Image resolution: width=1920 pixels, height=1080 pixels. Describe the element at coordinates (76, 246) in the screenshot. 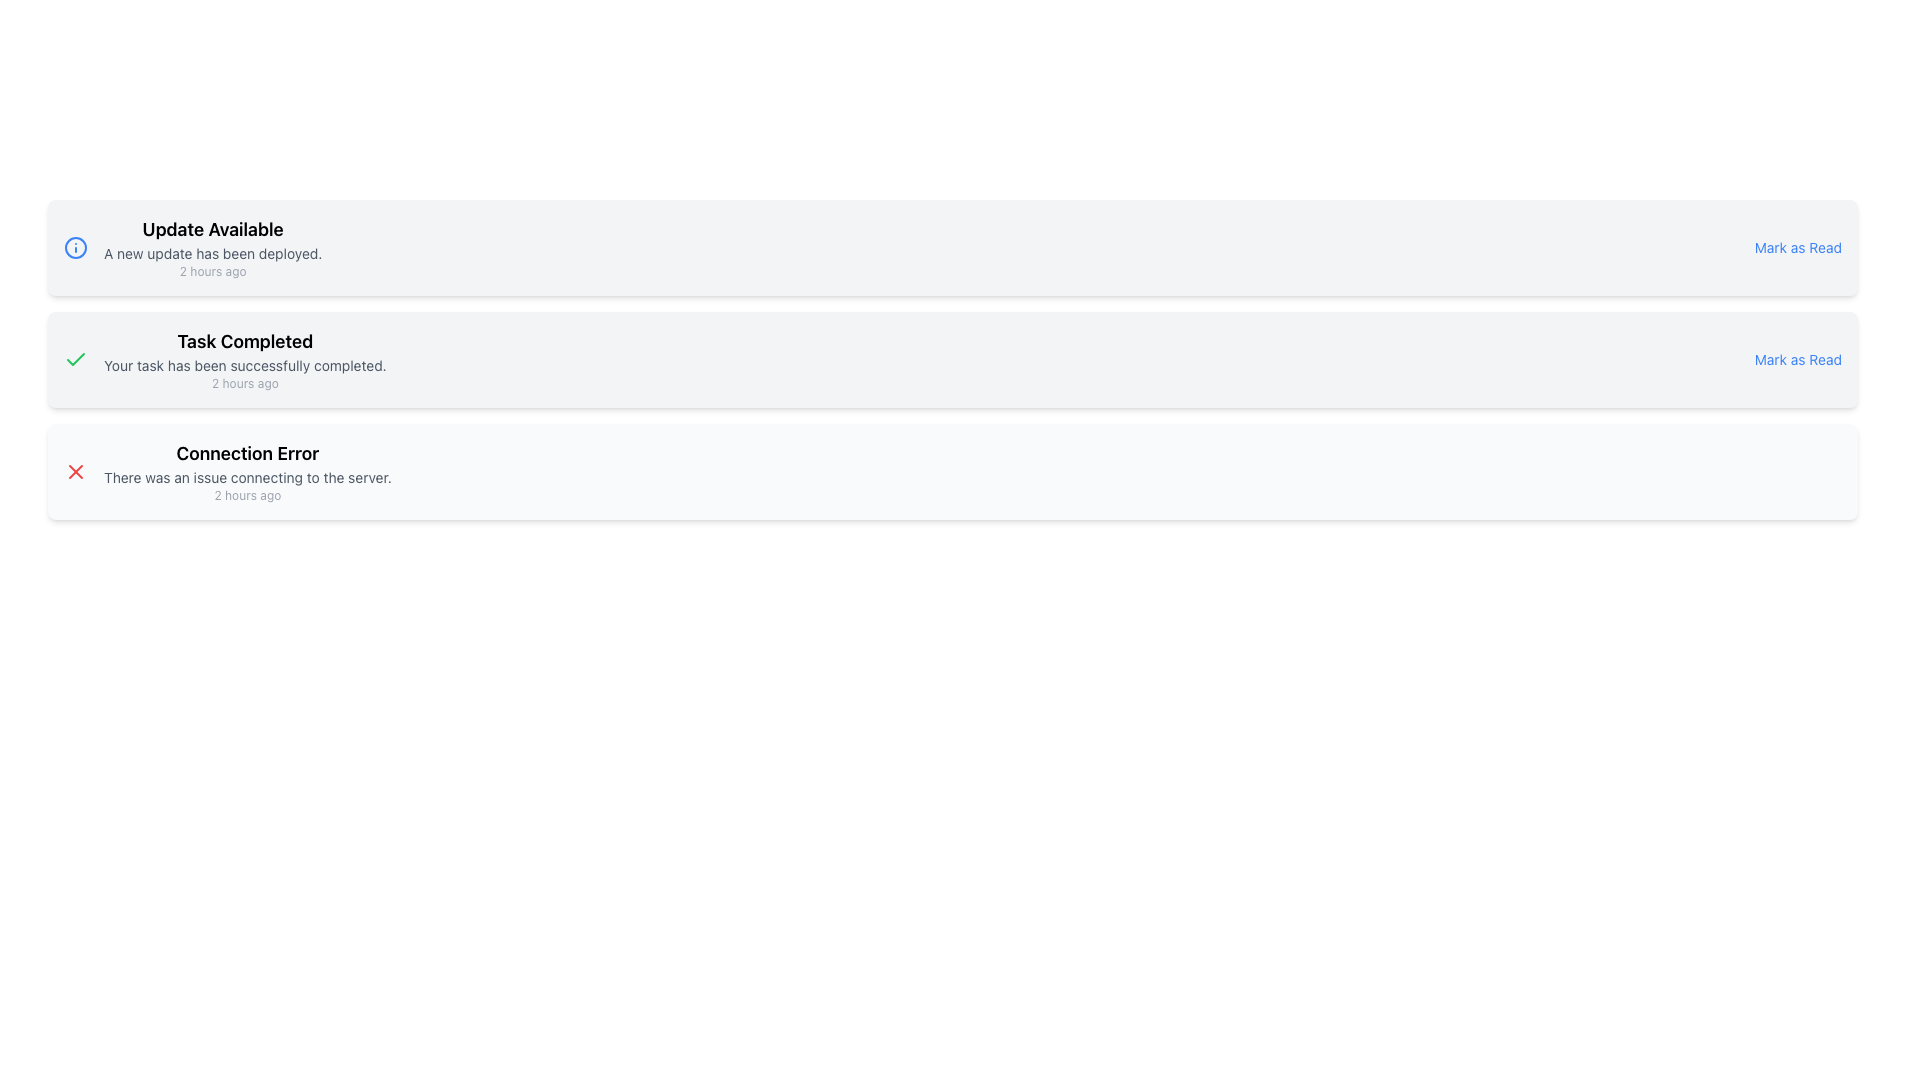

I see `the blue circular outline icon preceding the 'Update Available' notification text, which is the outermost circular shape in the SVG element` at that location.